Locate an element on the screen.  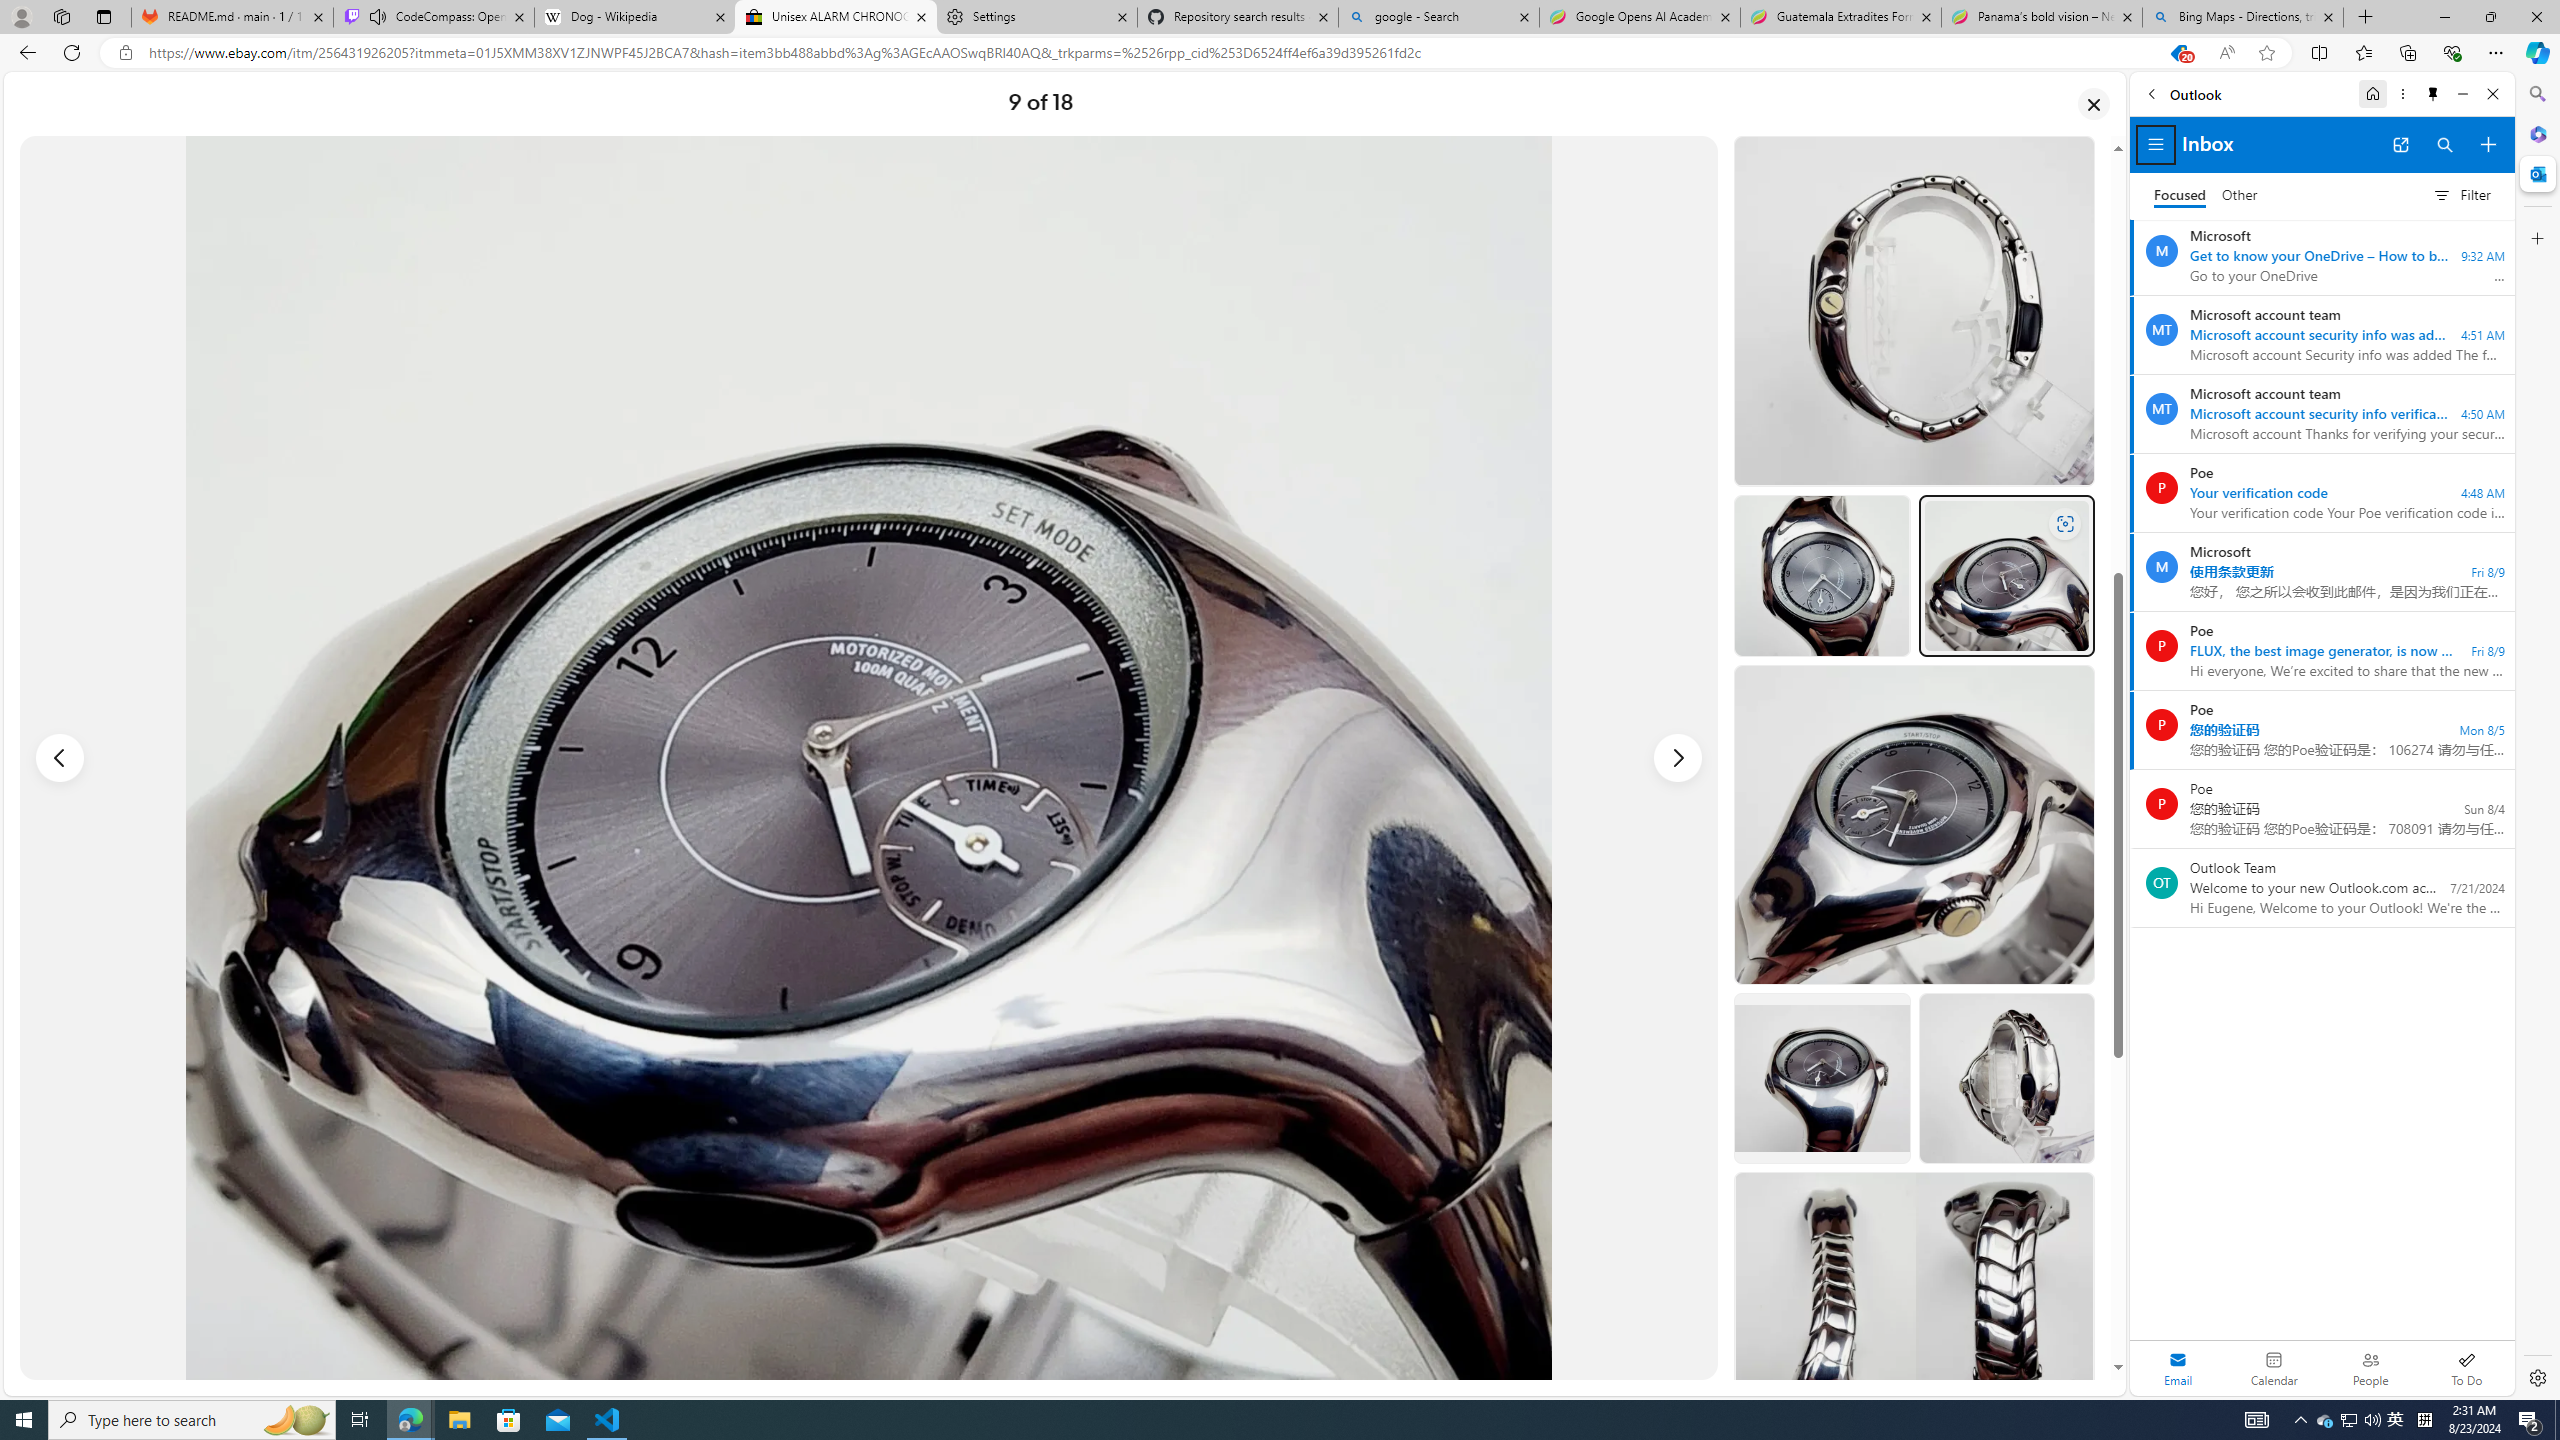
'Google Opens AI Academy for Startups - Nearshore Americas' is located at coordinates (1638, 16).